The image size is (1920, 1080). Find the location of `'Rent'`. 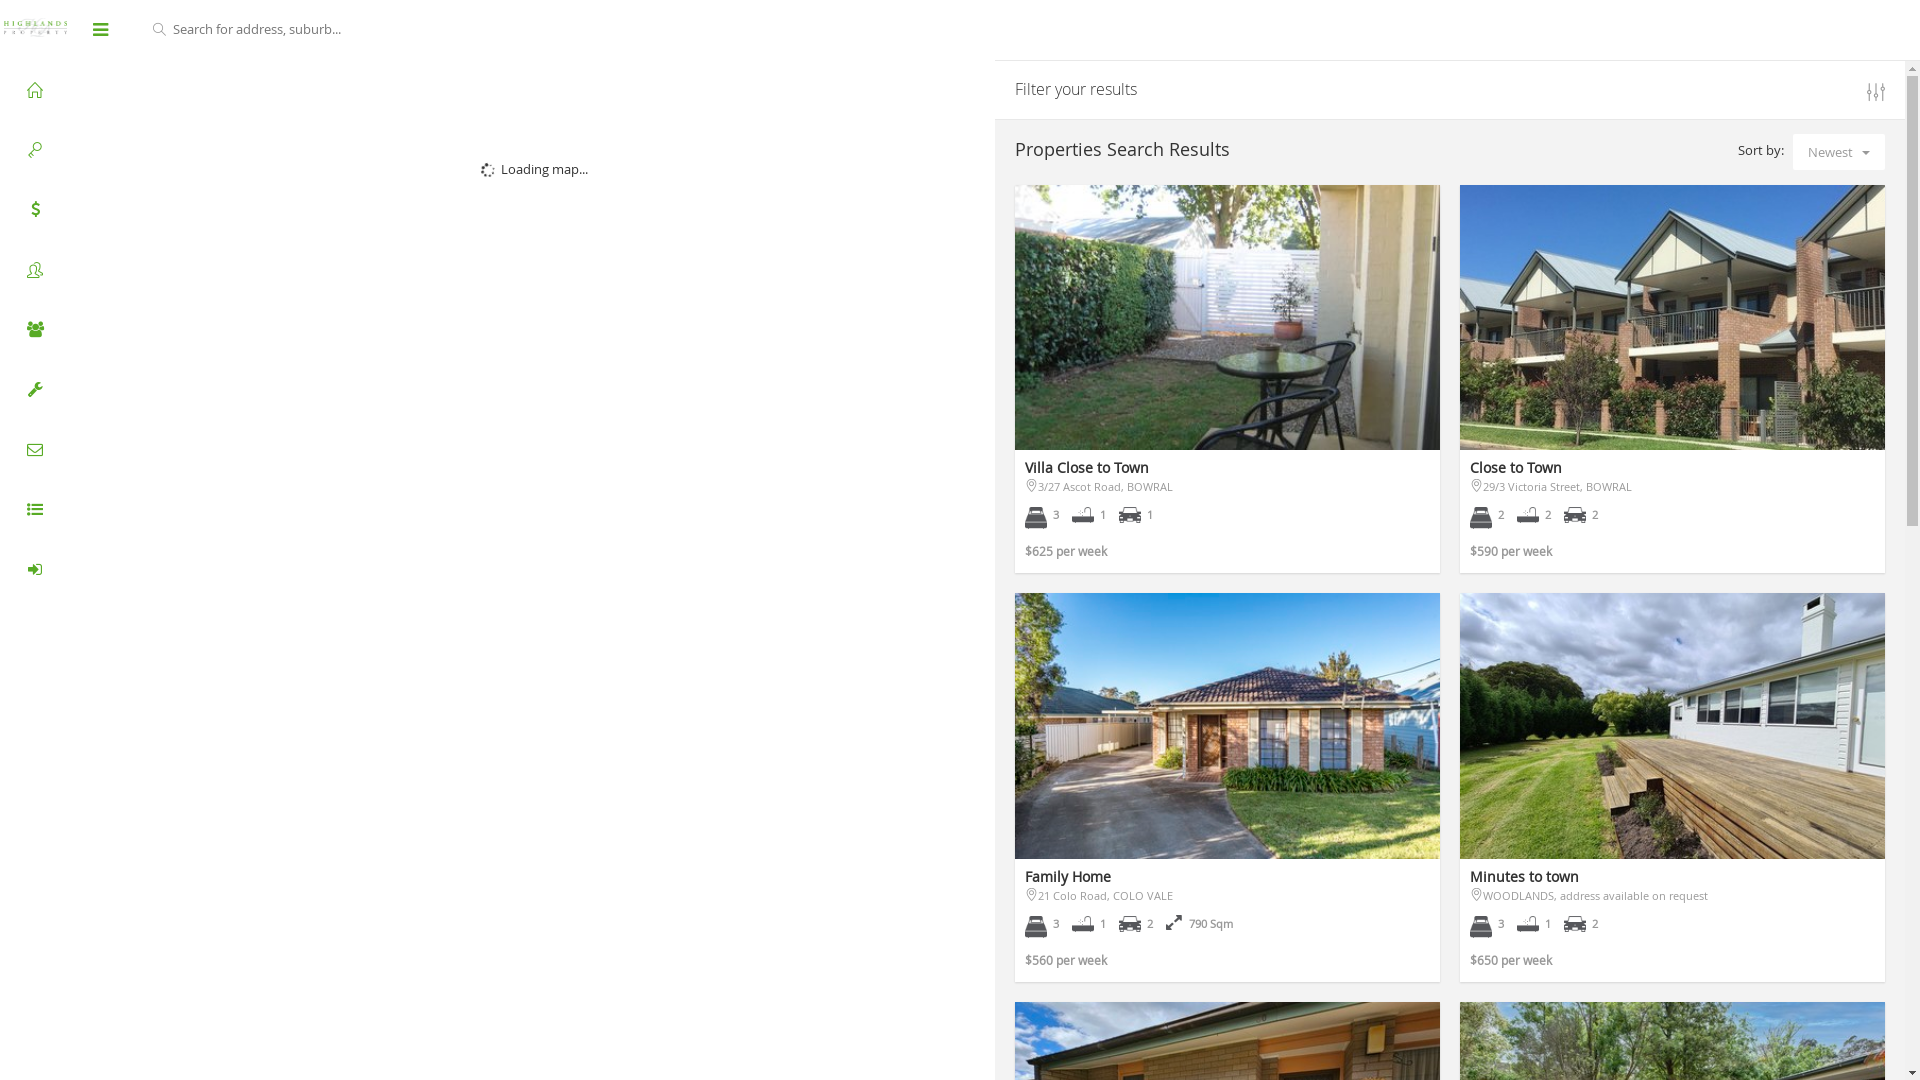

'Rent' is located at coordinates (34, 149).